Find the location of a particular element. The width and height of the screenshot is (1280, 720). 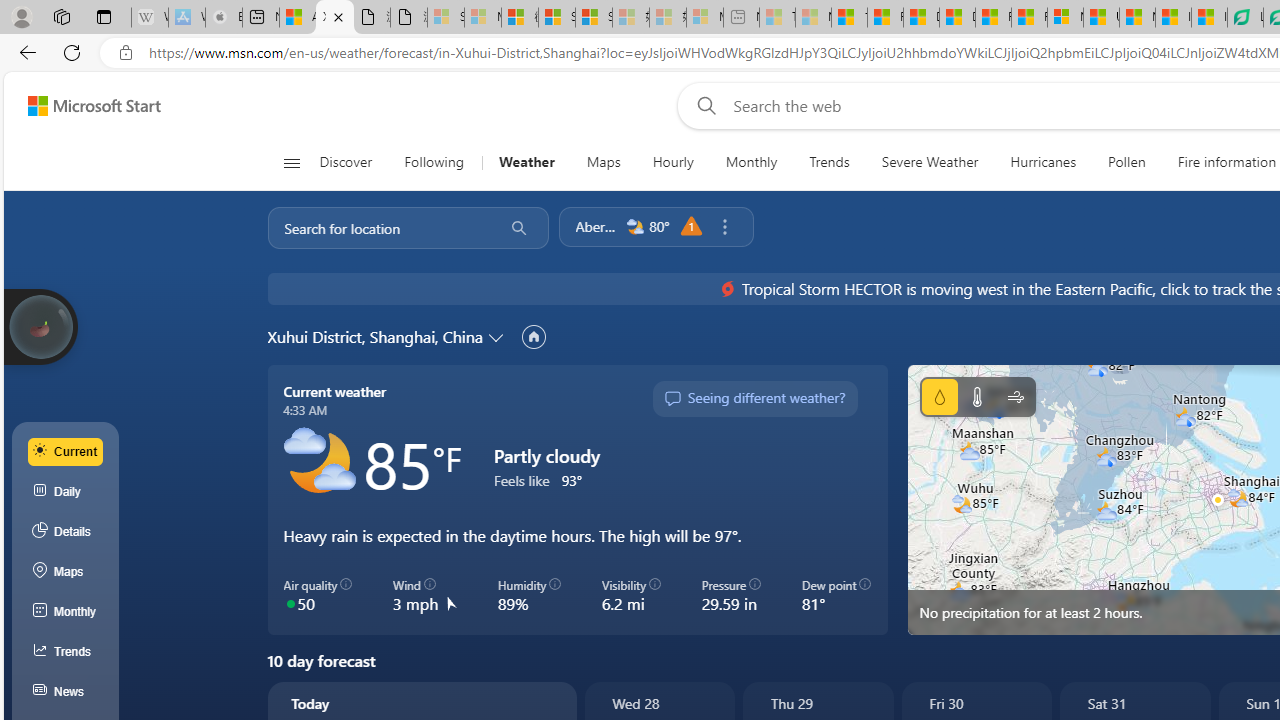

'Severe Weather' is located at coordinates (928, 162).